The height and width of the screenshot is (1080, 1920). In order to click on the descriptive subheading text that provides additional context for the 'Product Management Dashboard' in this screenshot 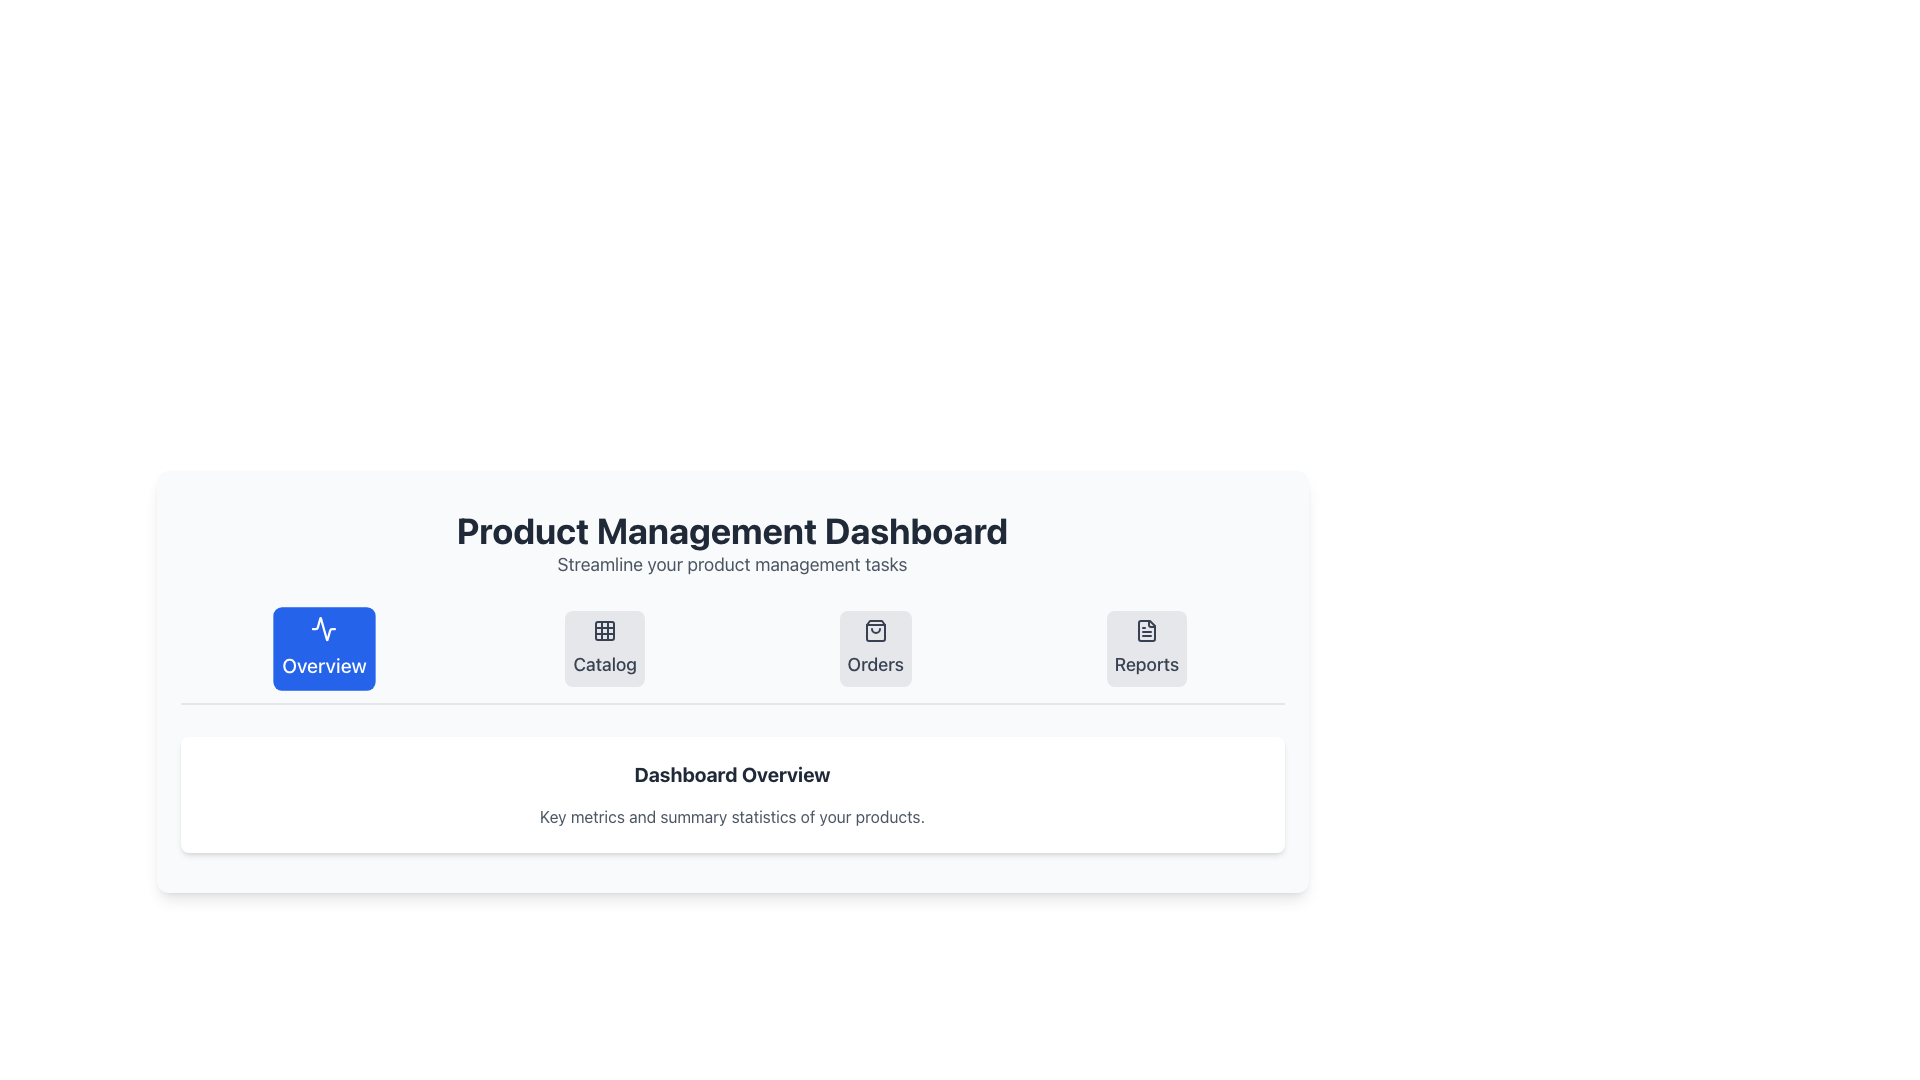, I will do `click(731, 564)`.